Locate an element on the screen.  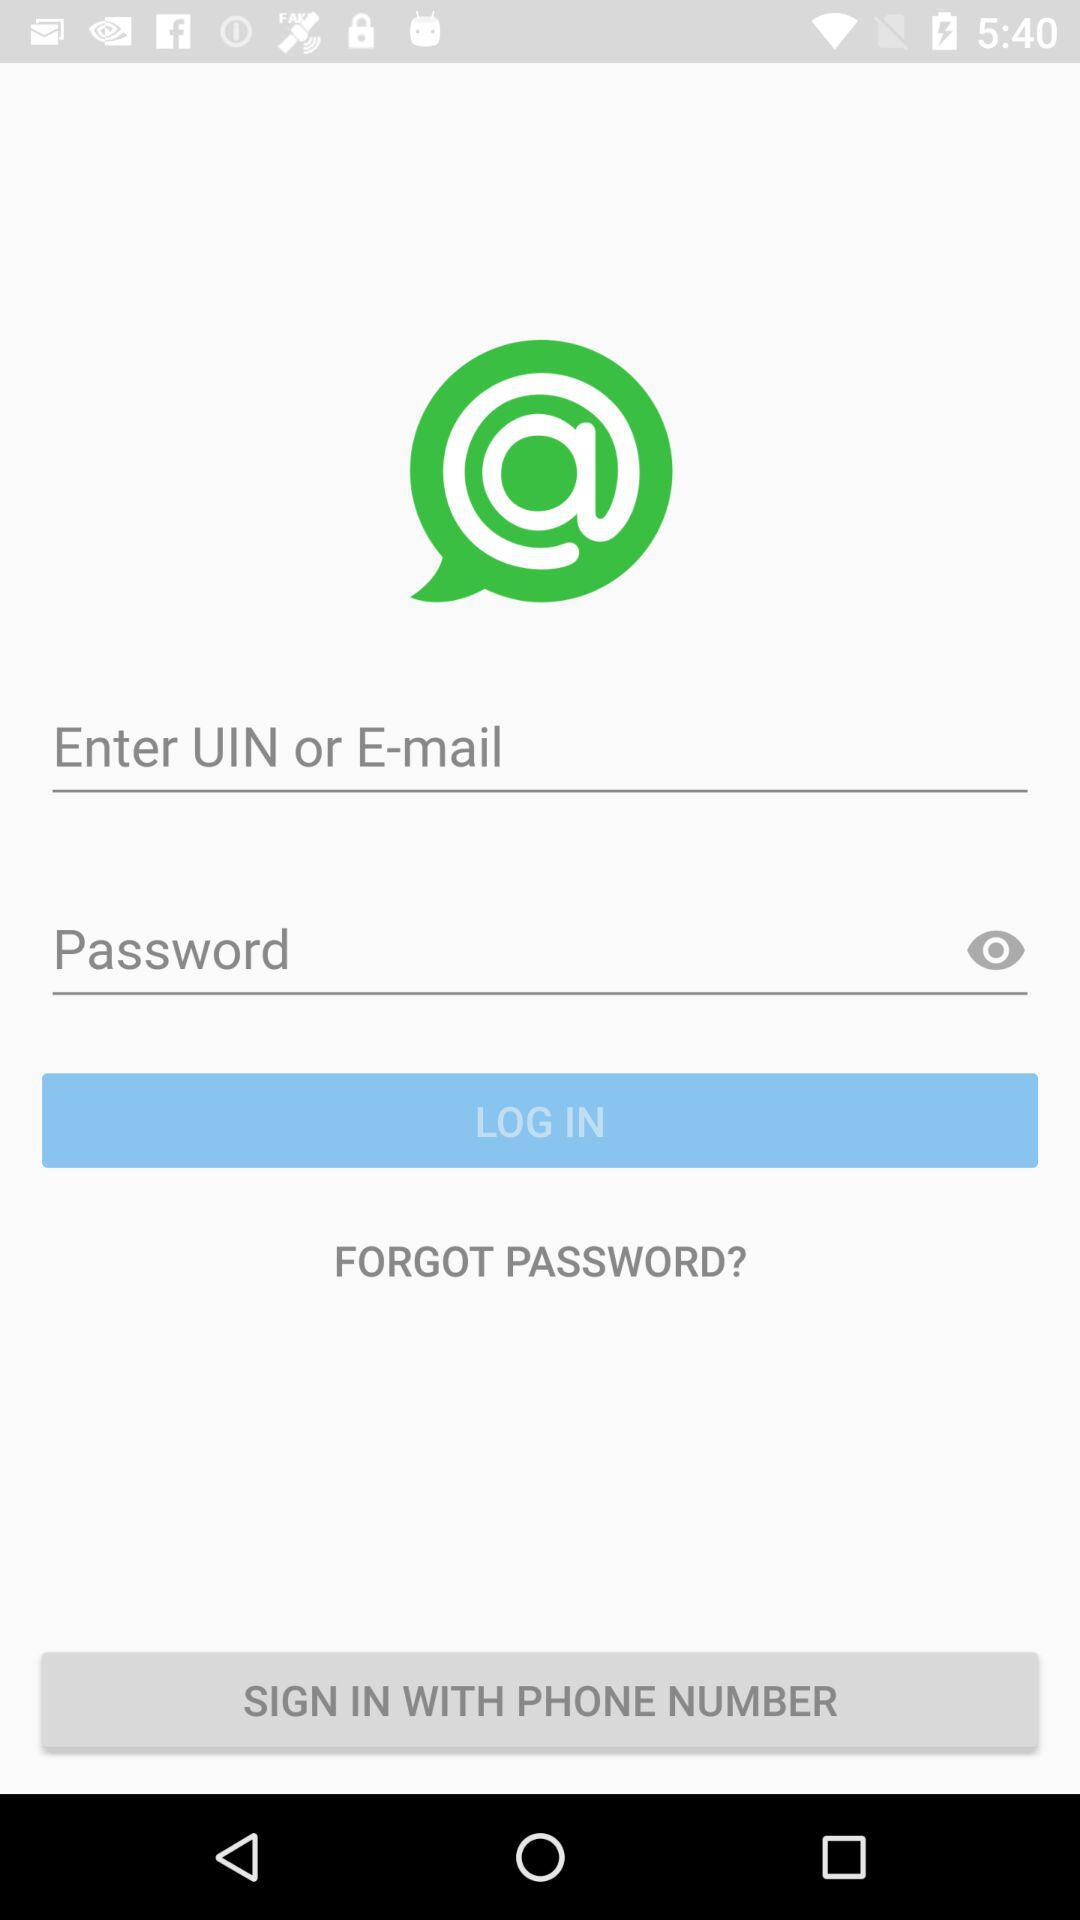
item below log in icon is located at coordinates (540, 1258).